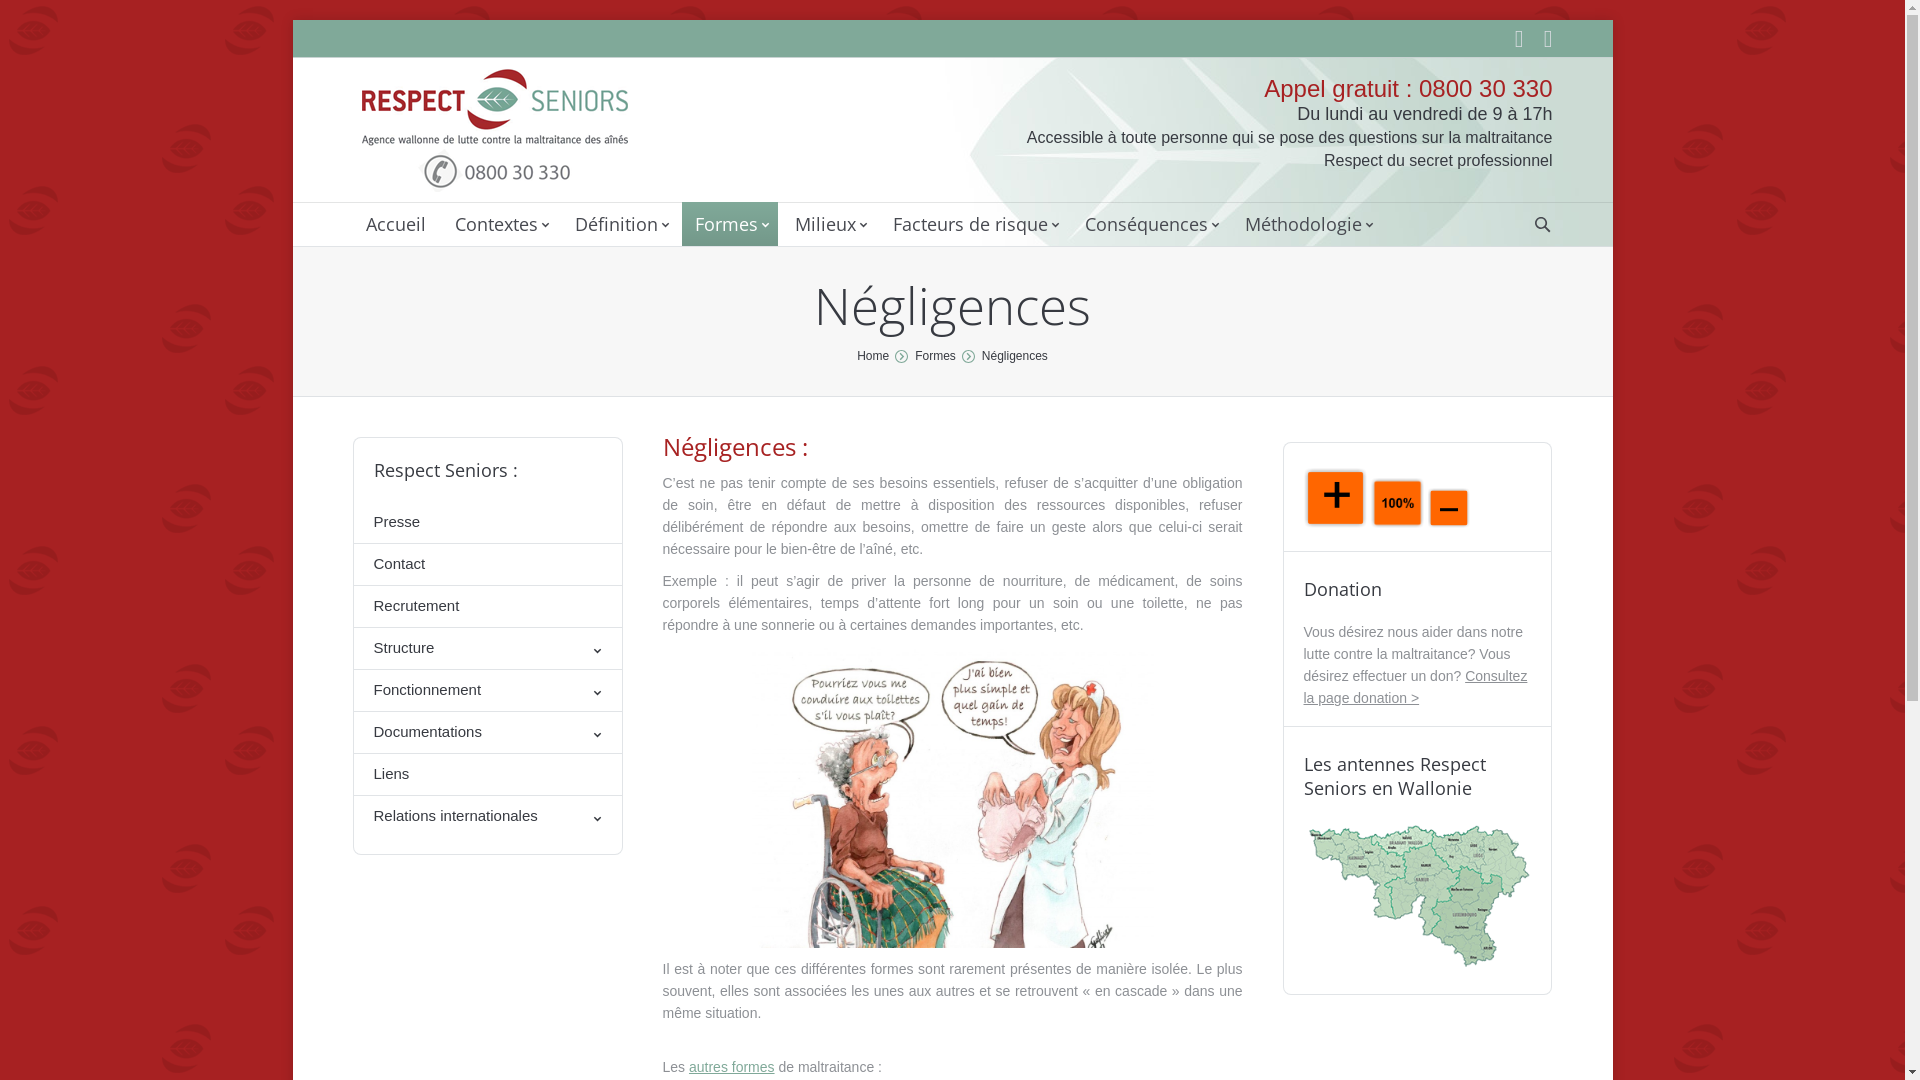 This screenshot has height=1080, width=1920. I want to click on 'Contextes', so click(499, 223).